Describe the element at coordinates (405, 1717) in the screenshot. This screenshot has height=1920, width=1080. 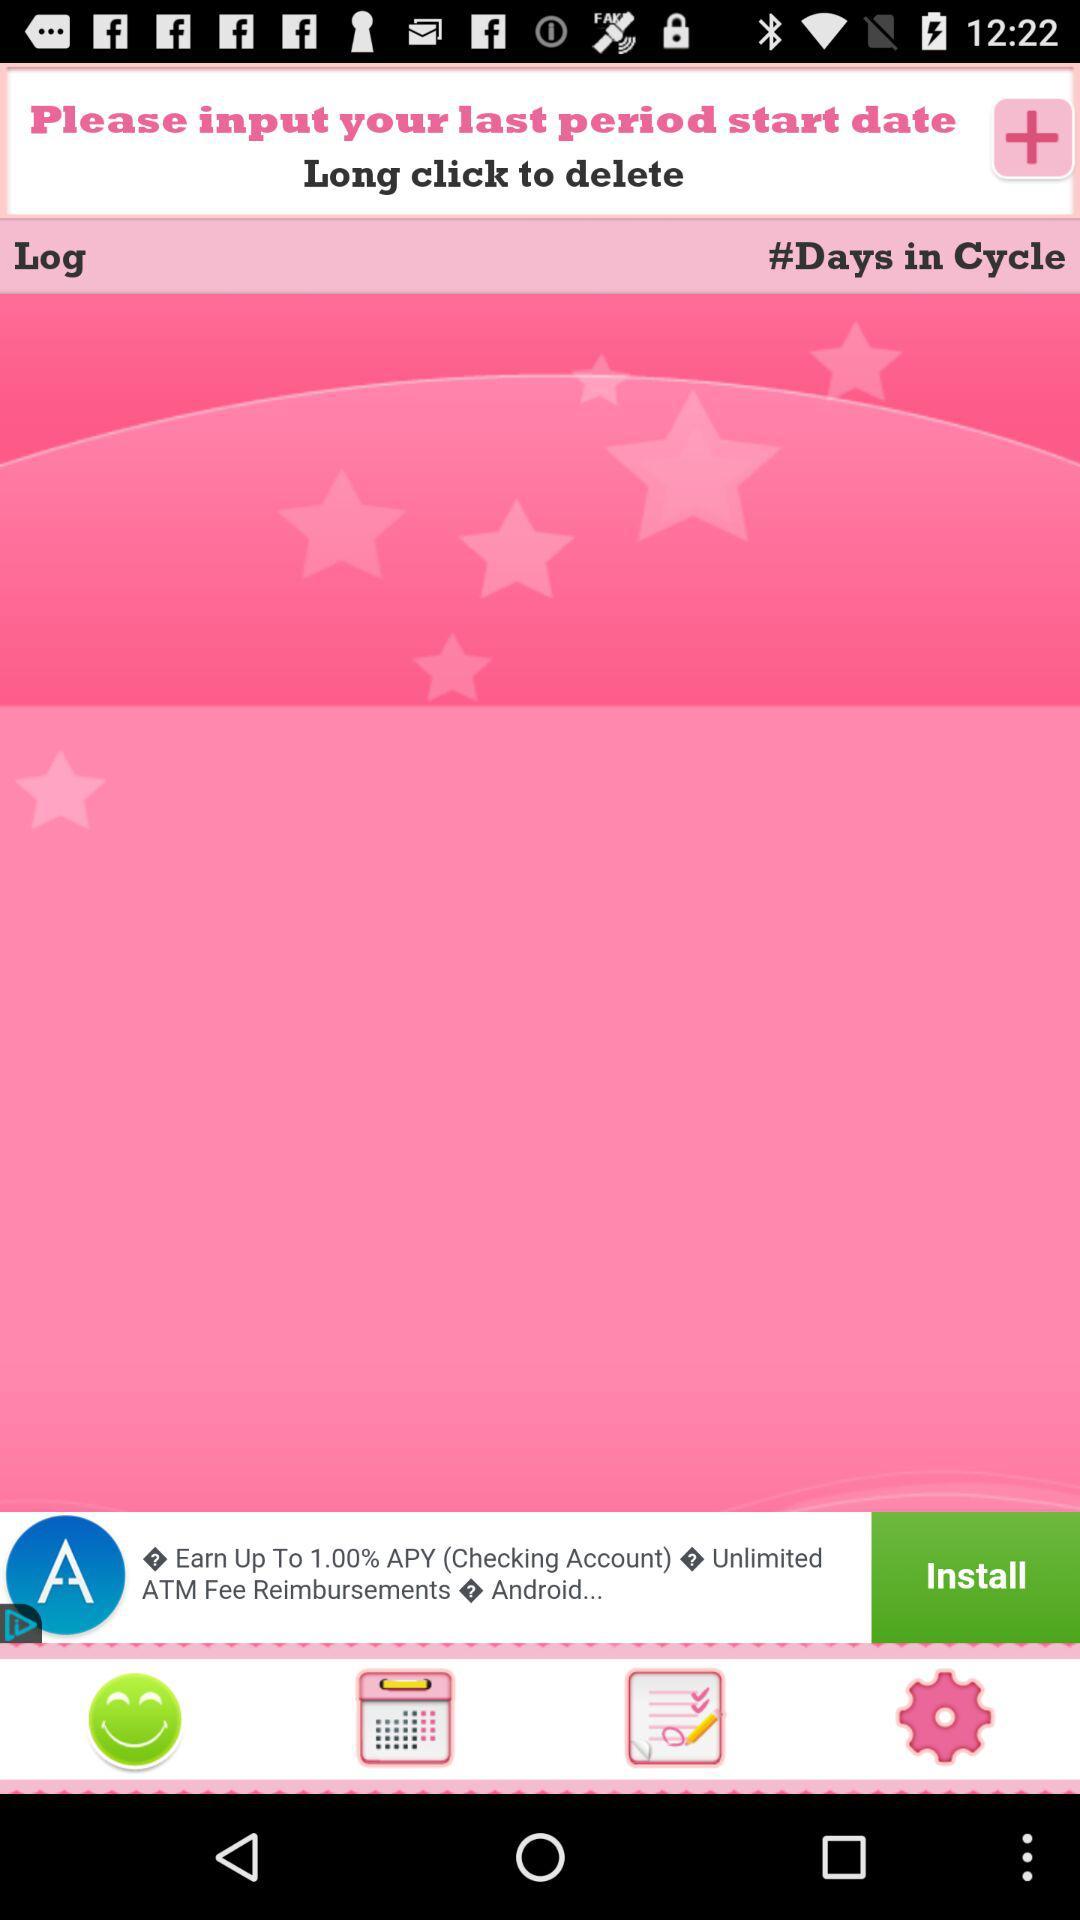
I see `use calculator` at that location.